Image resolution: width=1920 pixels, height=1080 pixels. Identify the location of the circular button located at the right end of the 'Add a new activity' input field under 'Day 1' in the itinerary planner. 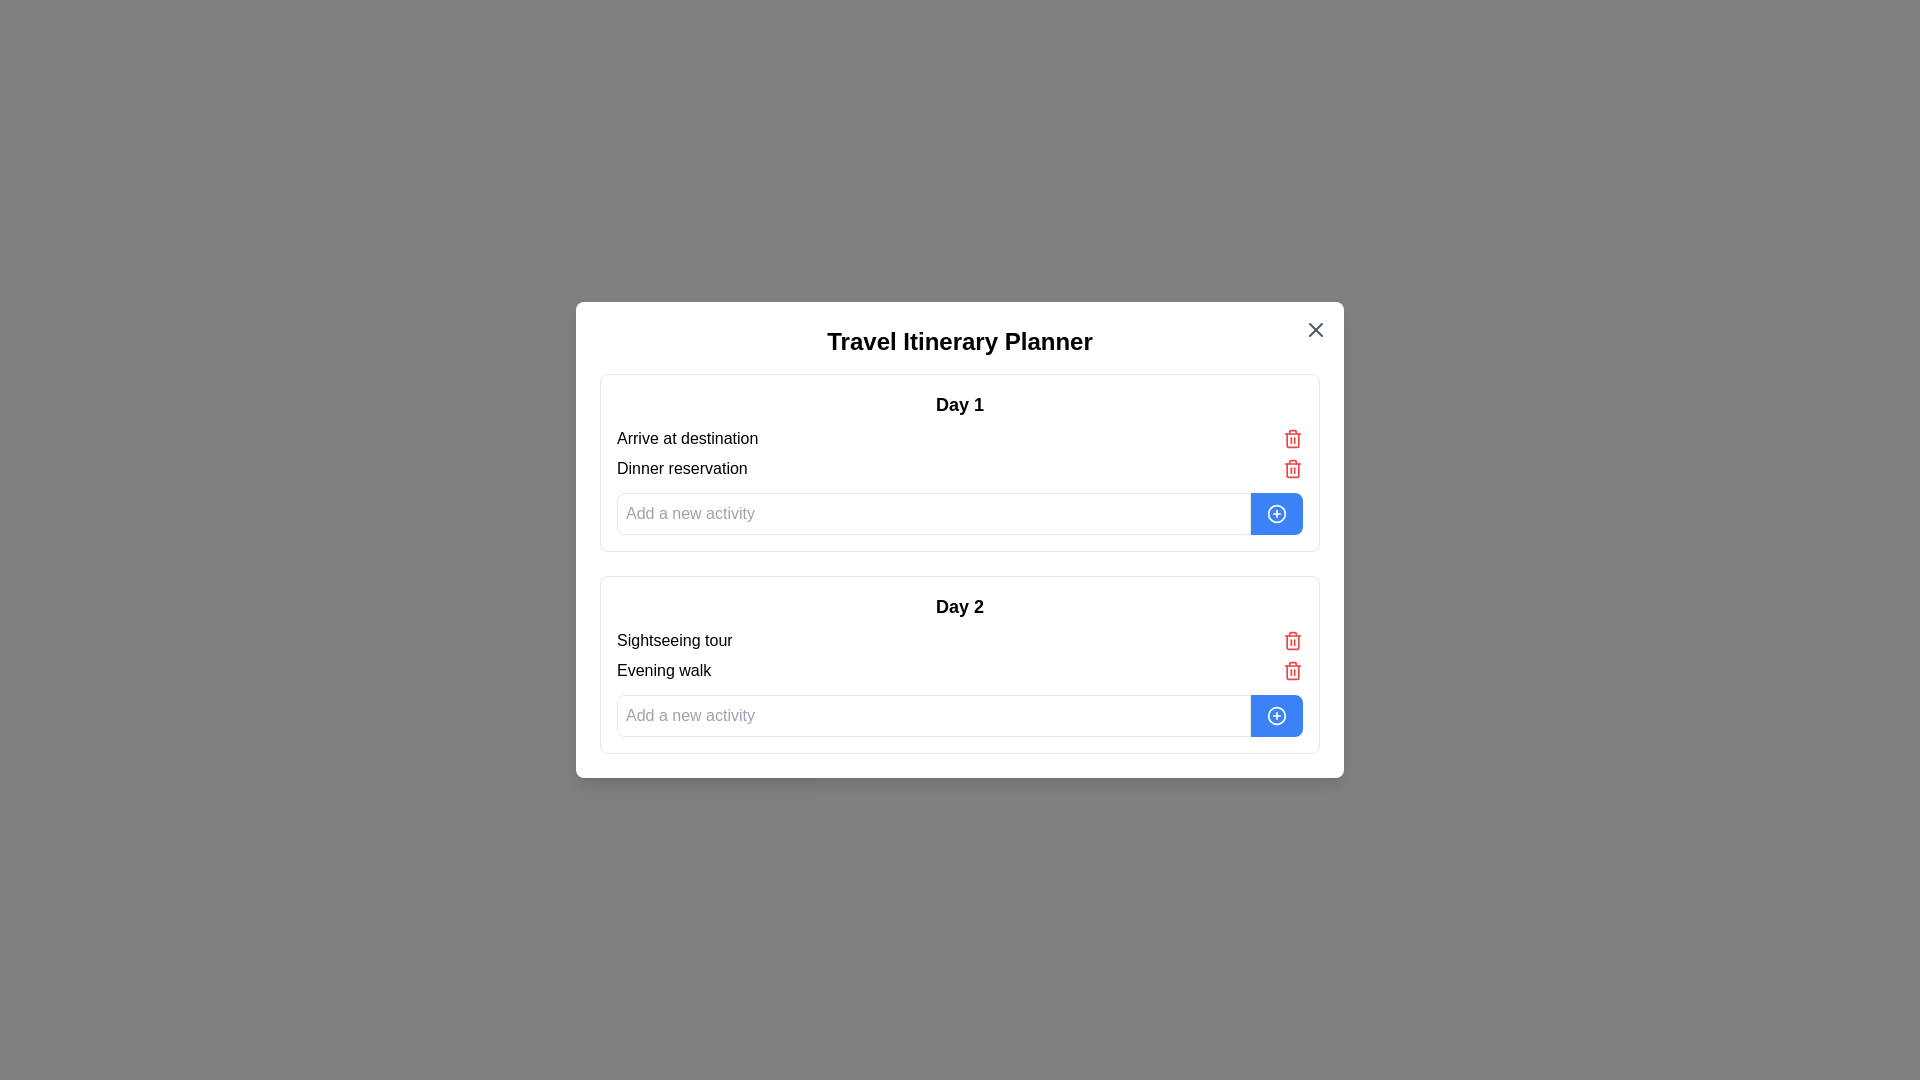
(1275, 512).